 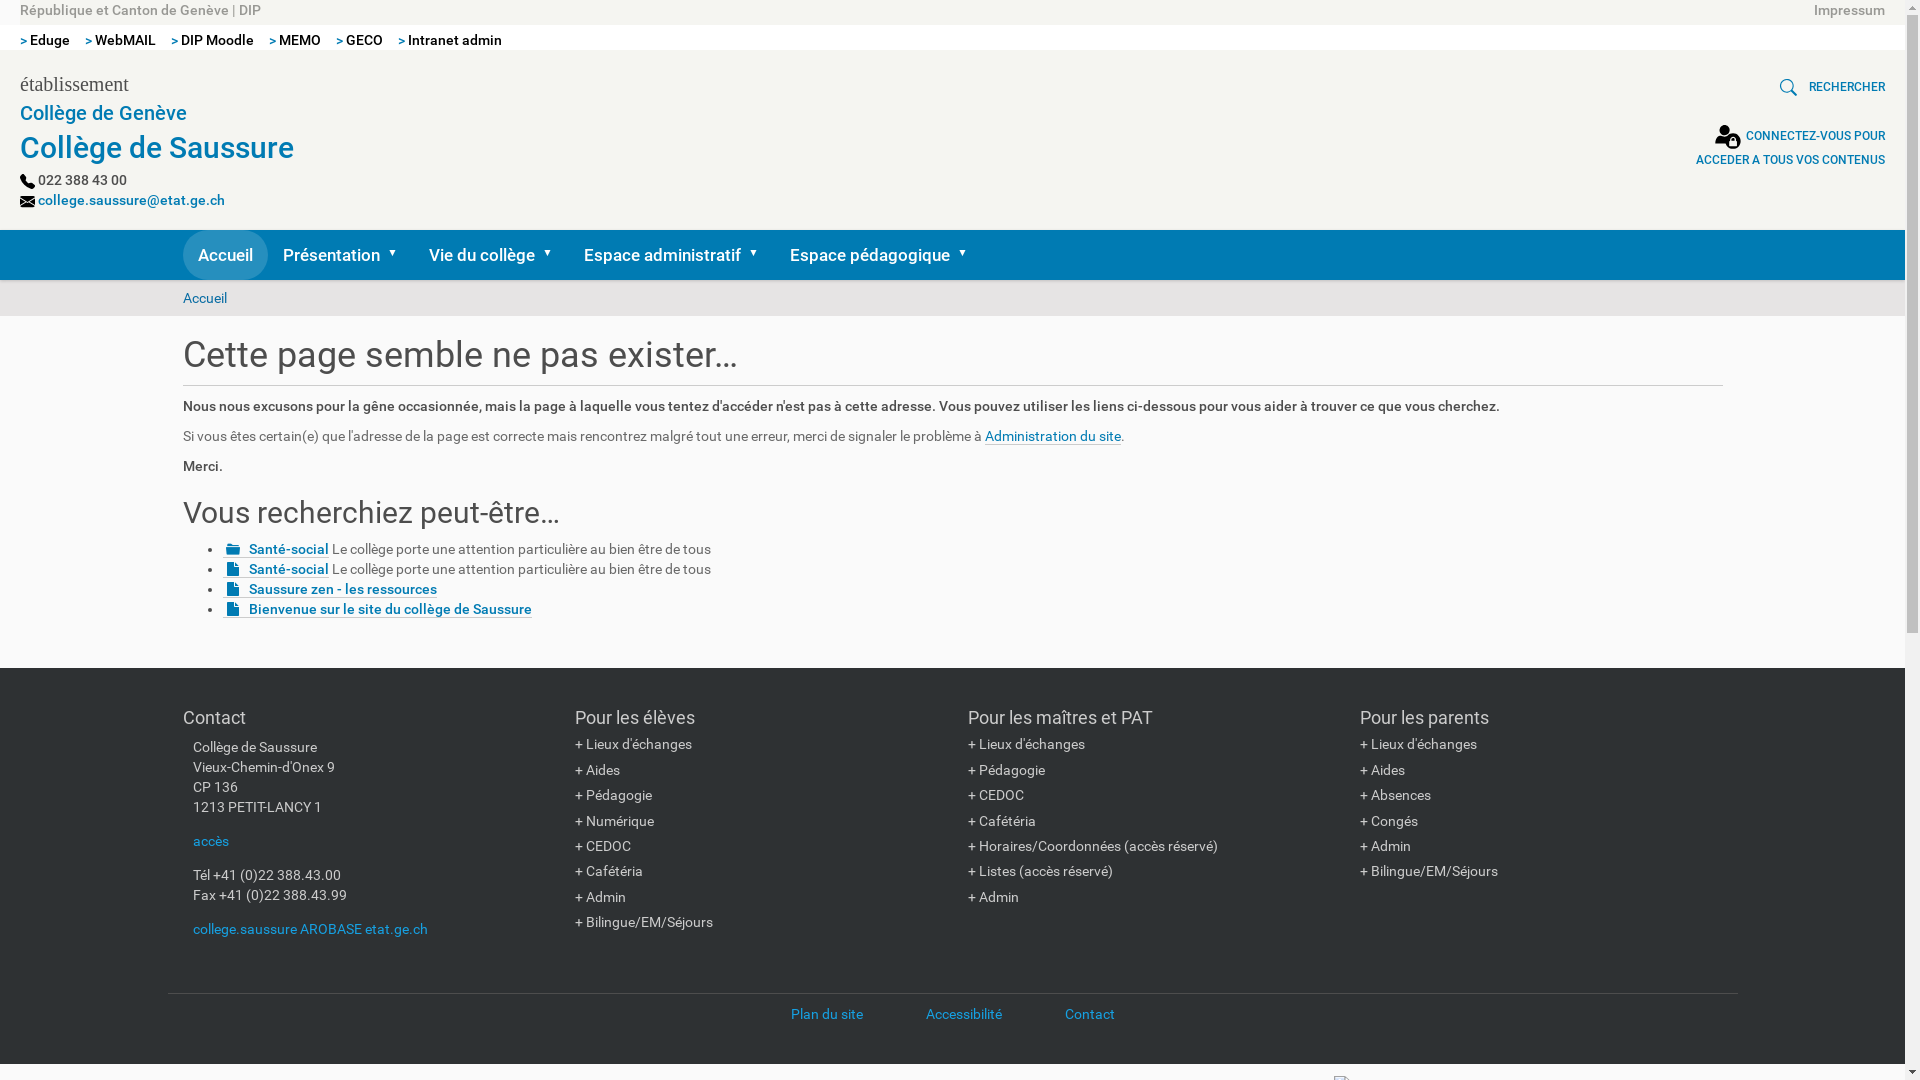 I want to click on '> DIP Moodle', so click(x=212, y=39).